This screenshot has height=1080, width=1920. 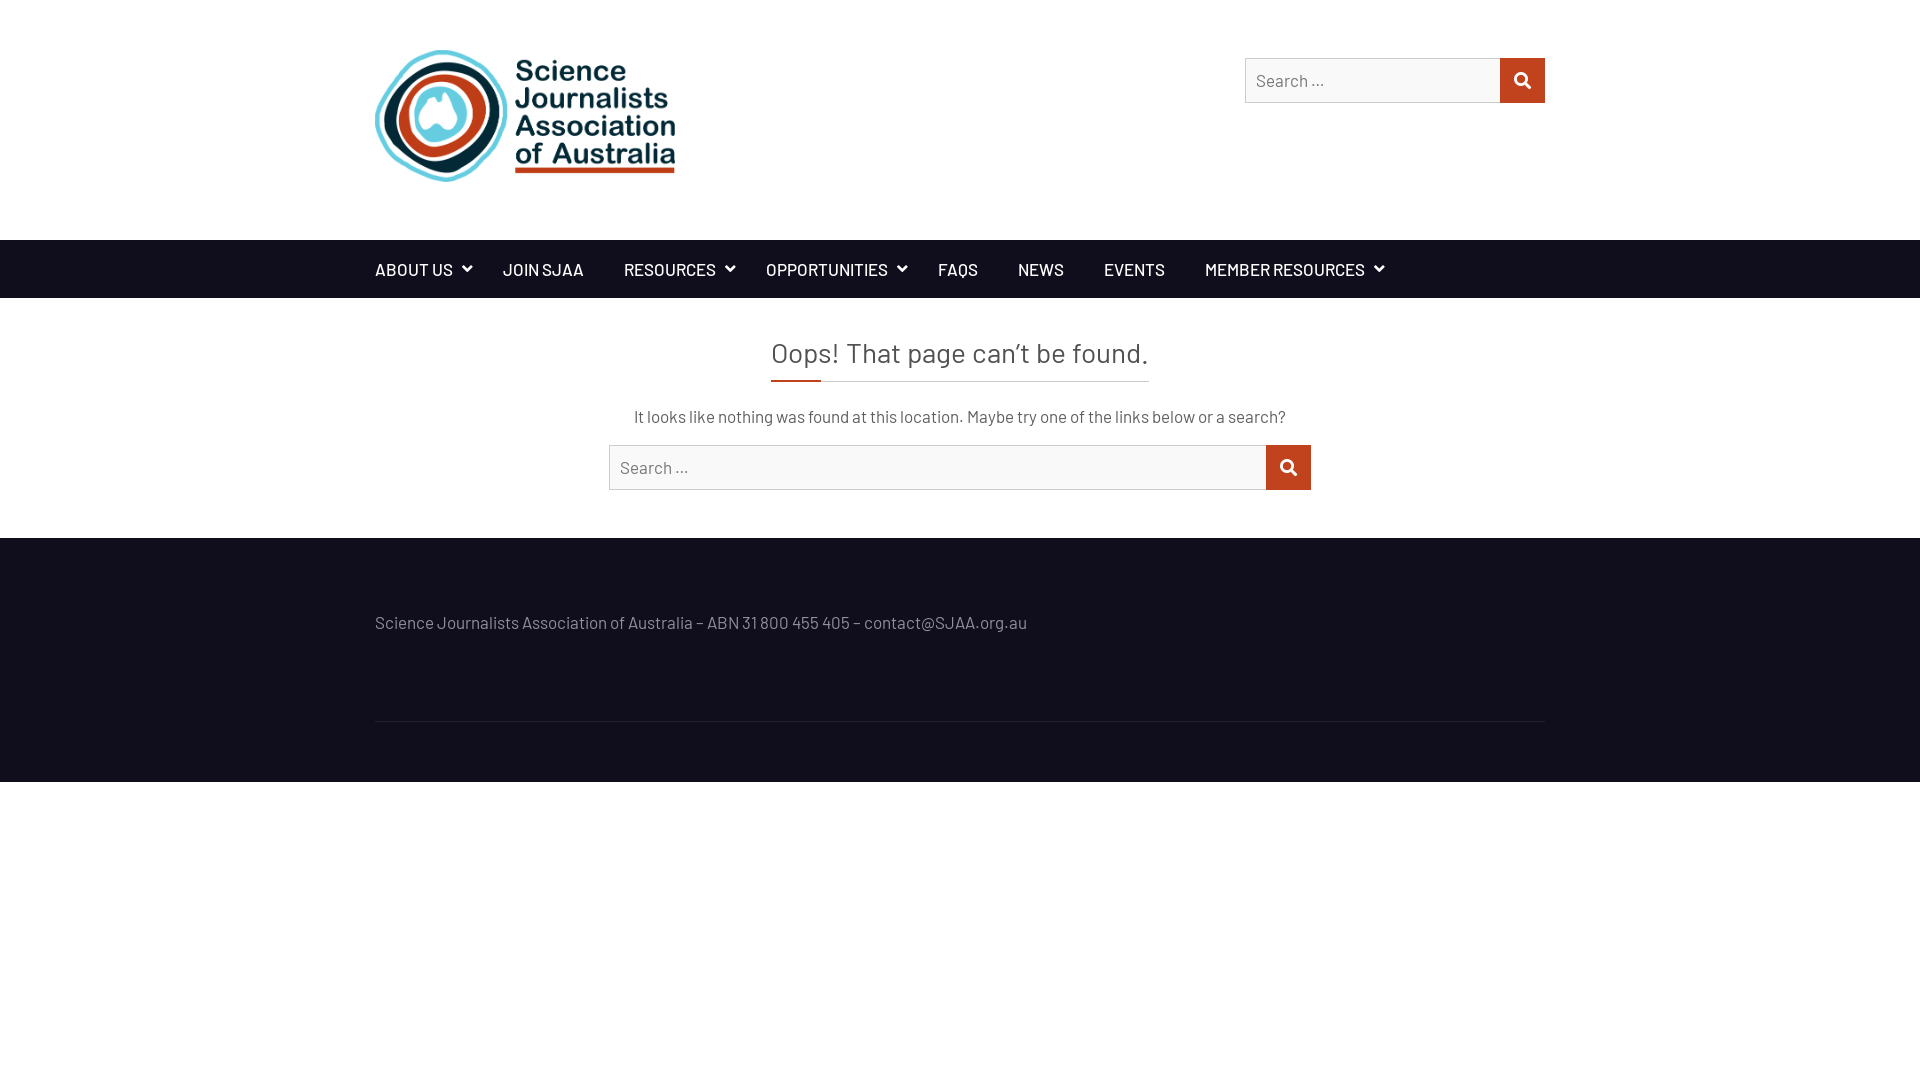 I want to click on 'FAQS', so click(x=916, y=268).